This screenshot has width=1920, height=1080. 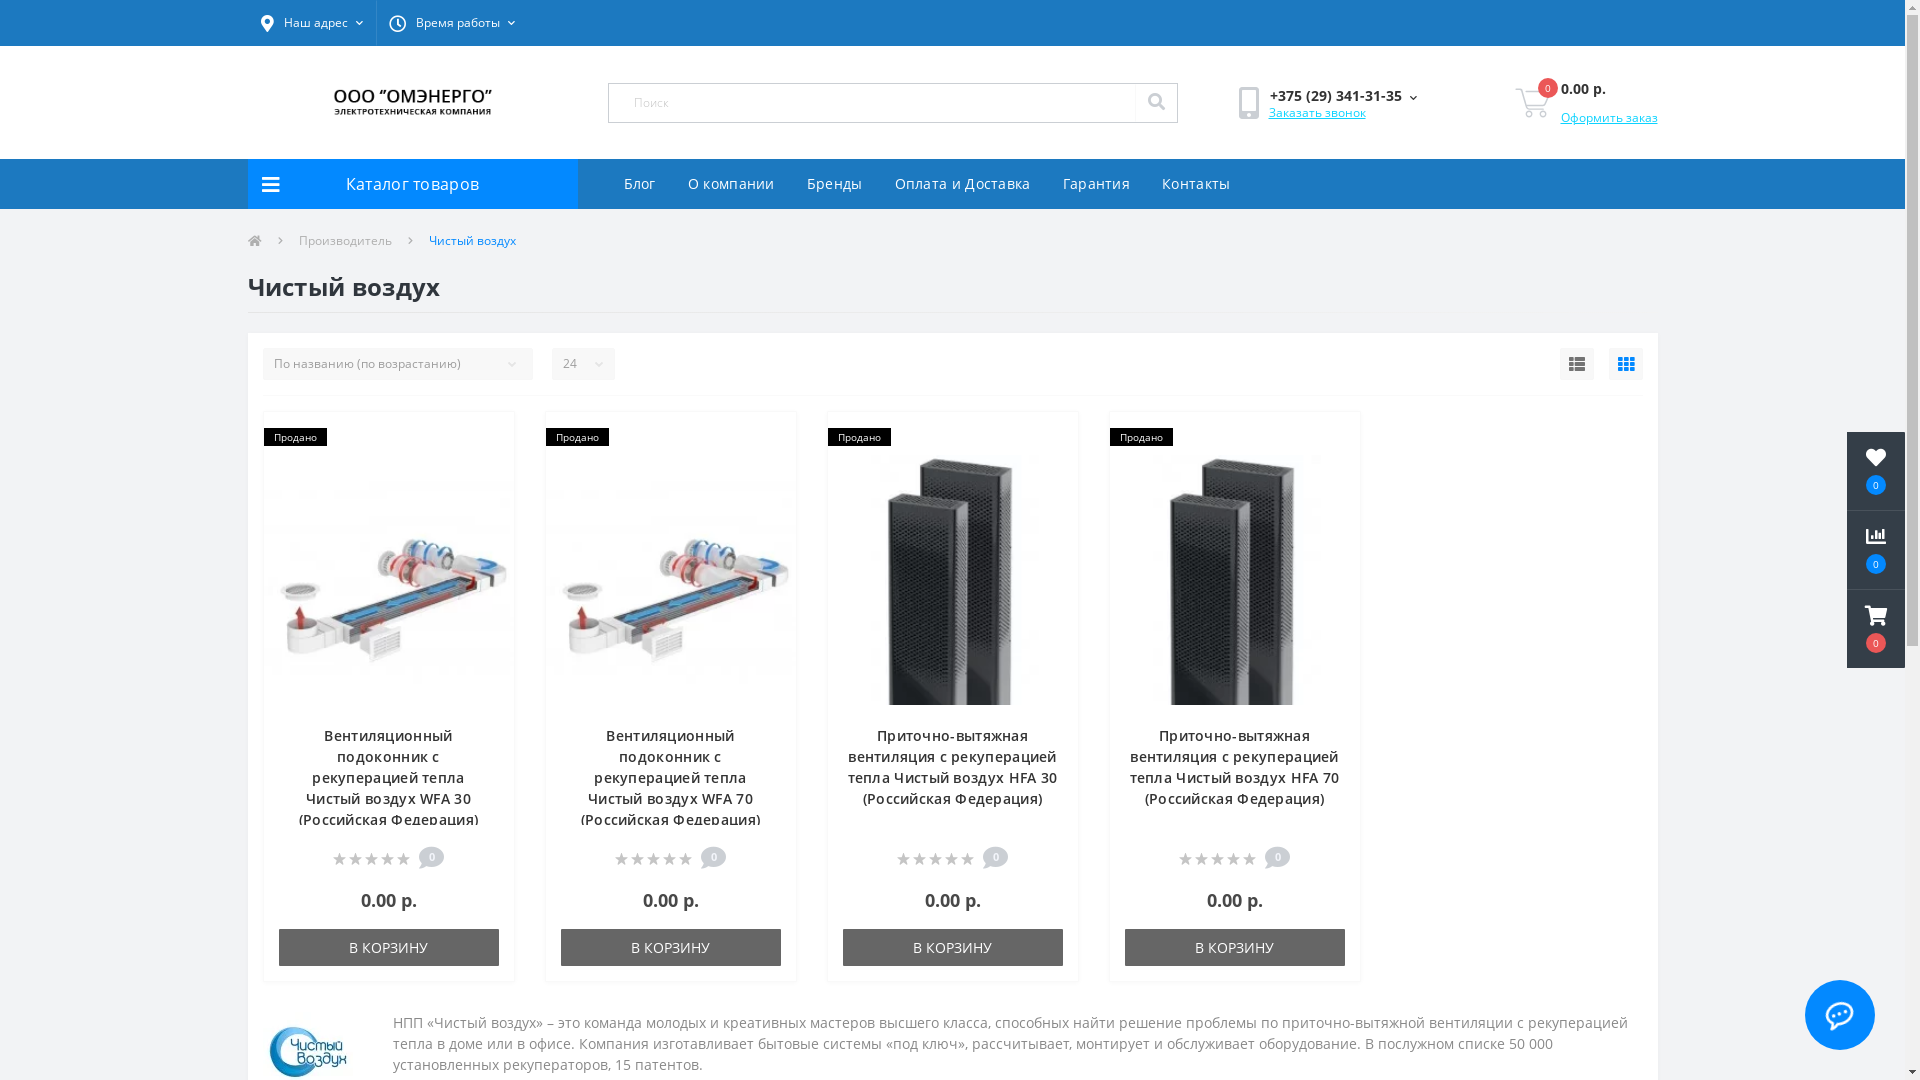 What do you see at coordinates (1846, 550) in the screenshot?
I see `'0'` at bounding box center [1846, 550].